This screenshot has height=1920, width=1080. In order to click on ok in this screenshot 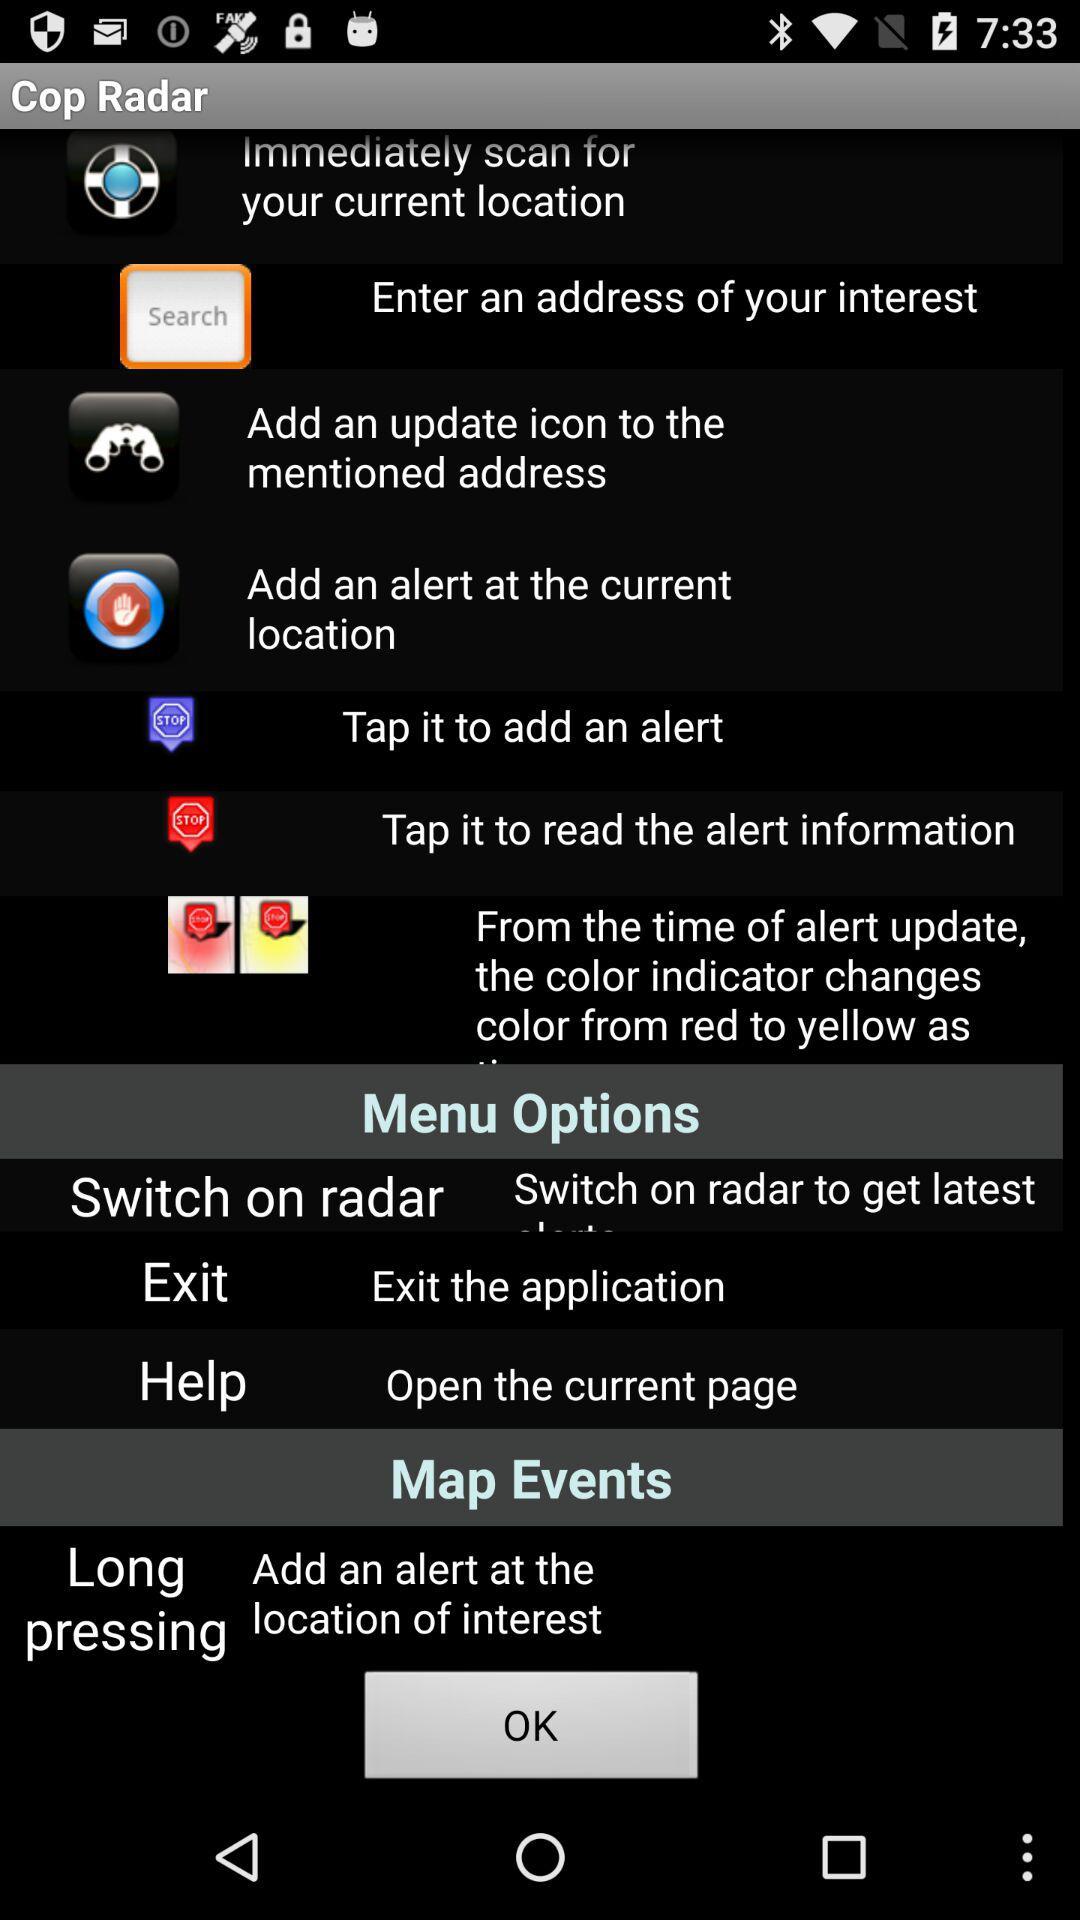, I will do `click(530, 1730)`.